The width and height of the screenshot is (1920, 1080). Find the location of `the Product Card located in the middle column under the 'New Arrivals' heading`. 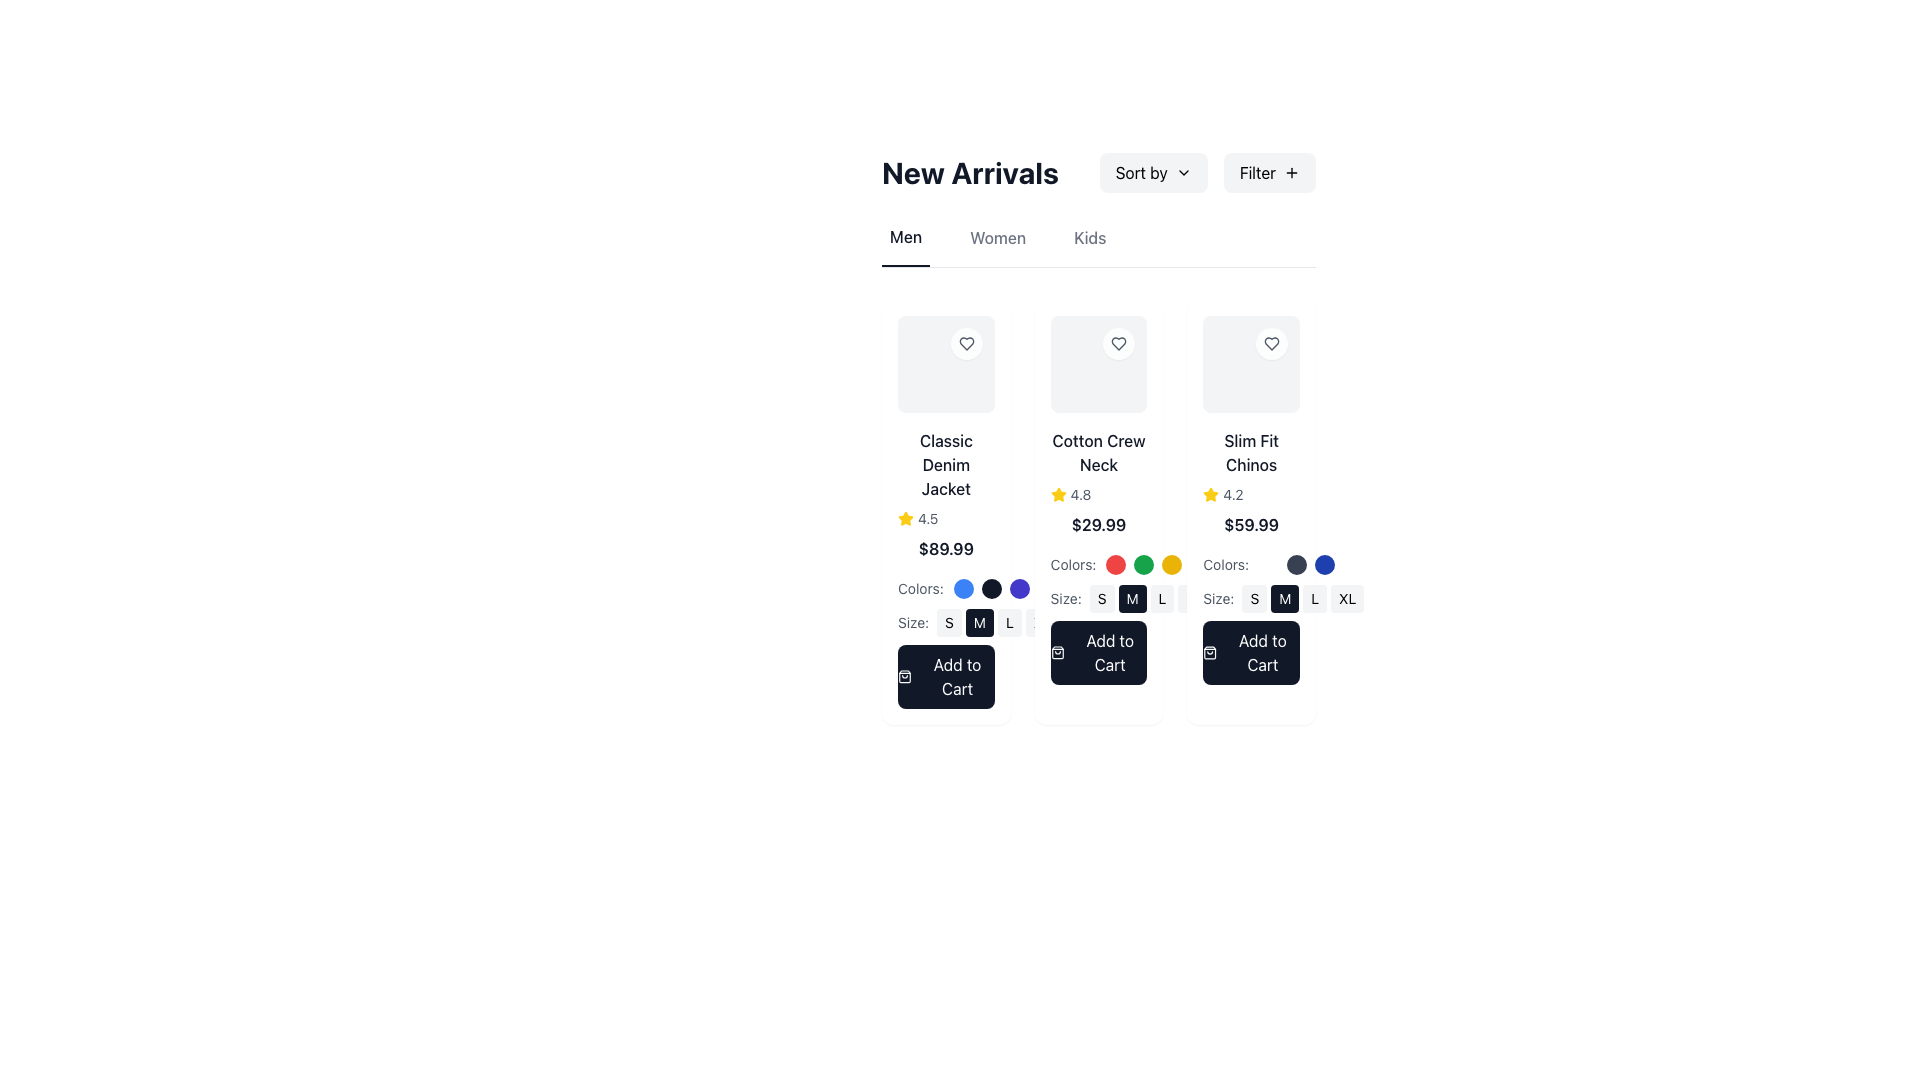

the Product Card located in the middle column under the 'New Arrivals' heading is located at coordinates (1098, 511).